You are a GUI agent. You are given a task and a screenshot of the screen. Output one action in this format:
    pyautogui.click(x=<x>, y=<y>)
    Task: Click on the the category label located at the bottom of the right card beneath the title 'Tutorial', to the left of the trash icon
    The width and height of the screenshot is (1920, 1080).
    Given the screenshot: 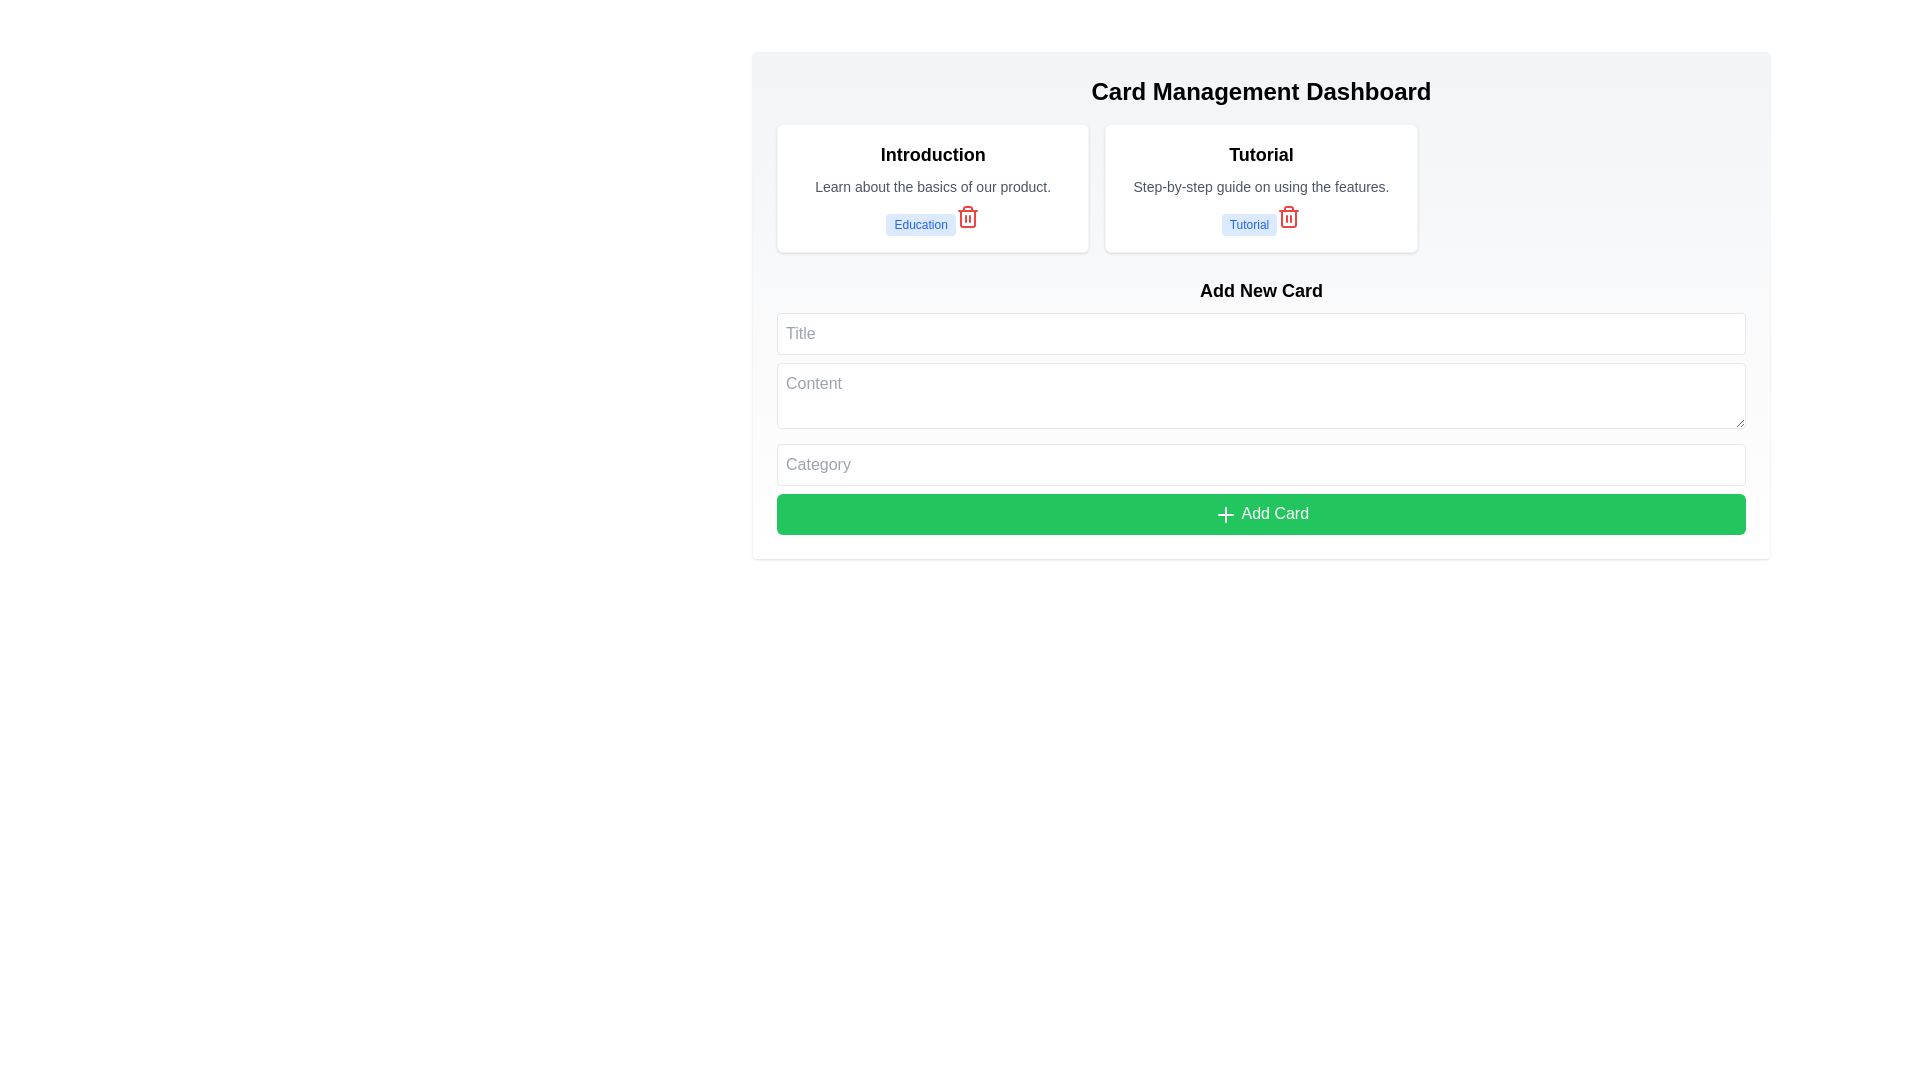 What is the action you would take?
    pyautogui.click(x=1248, y=224)
    